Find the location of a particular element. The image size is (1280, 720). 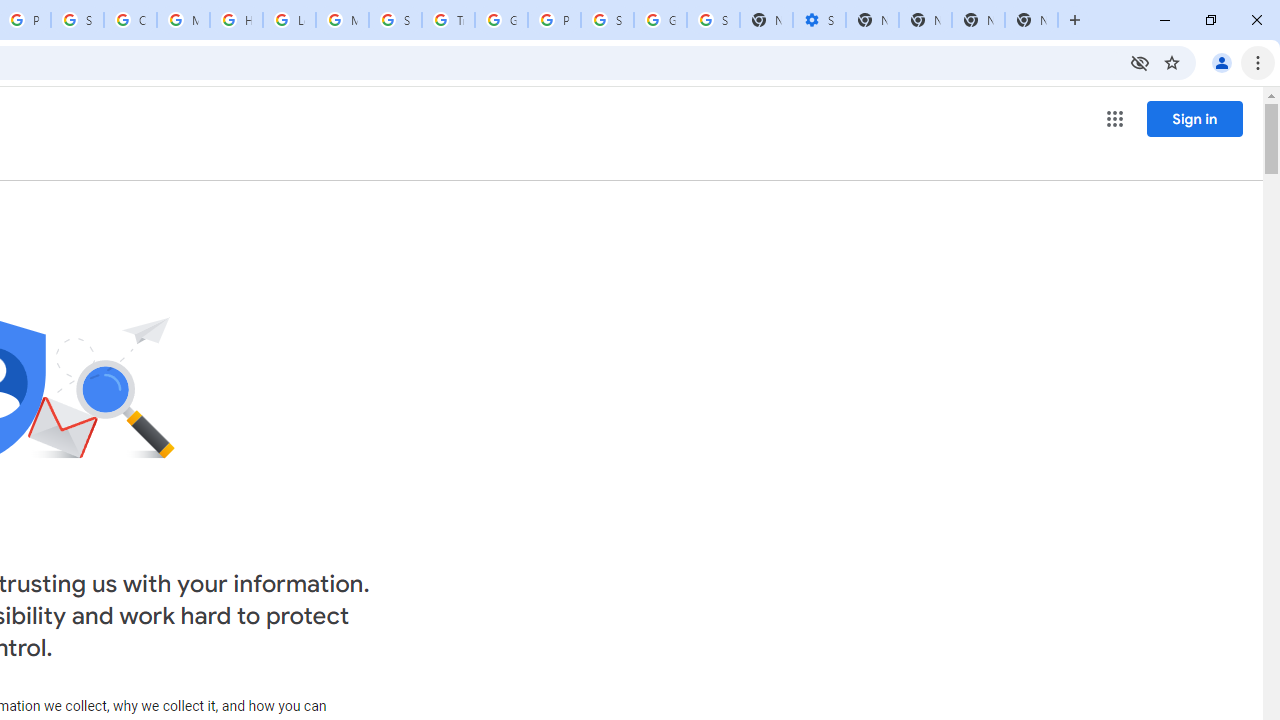

'Trusted Information and Content - Google Safety Center' is located at coordinates (447, 20).